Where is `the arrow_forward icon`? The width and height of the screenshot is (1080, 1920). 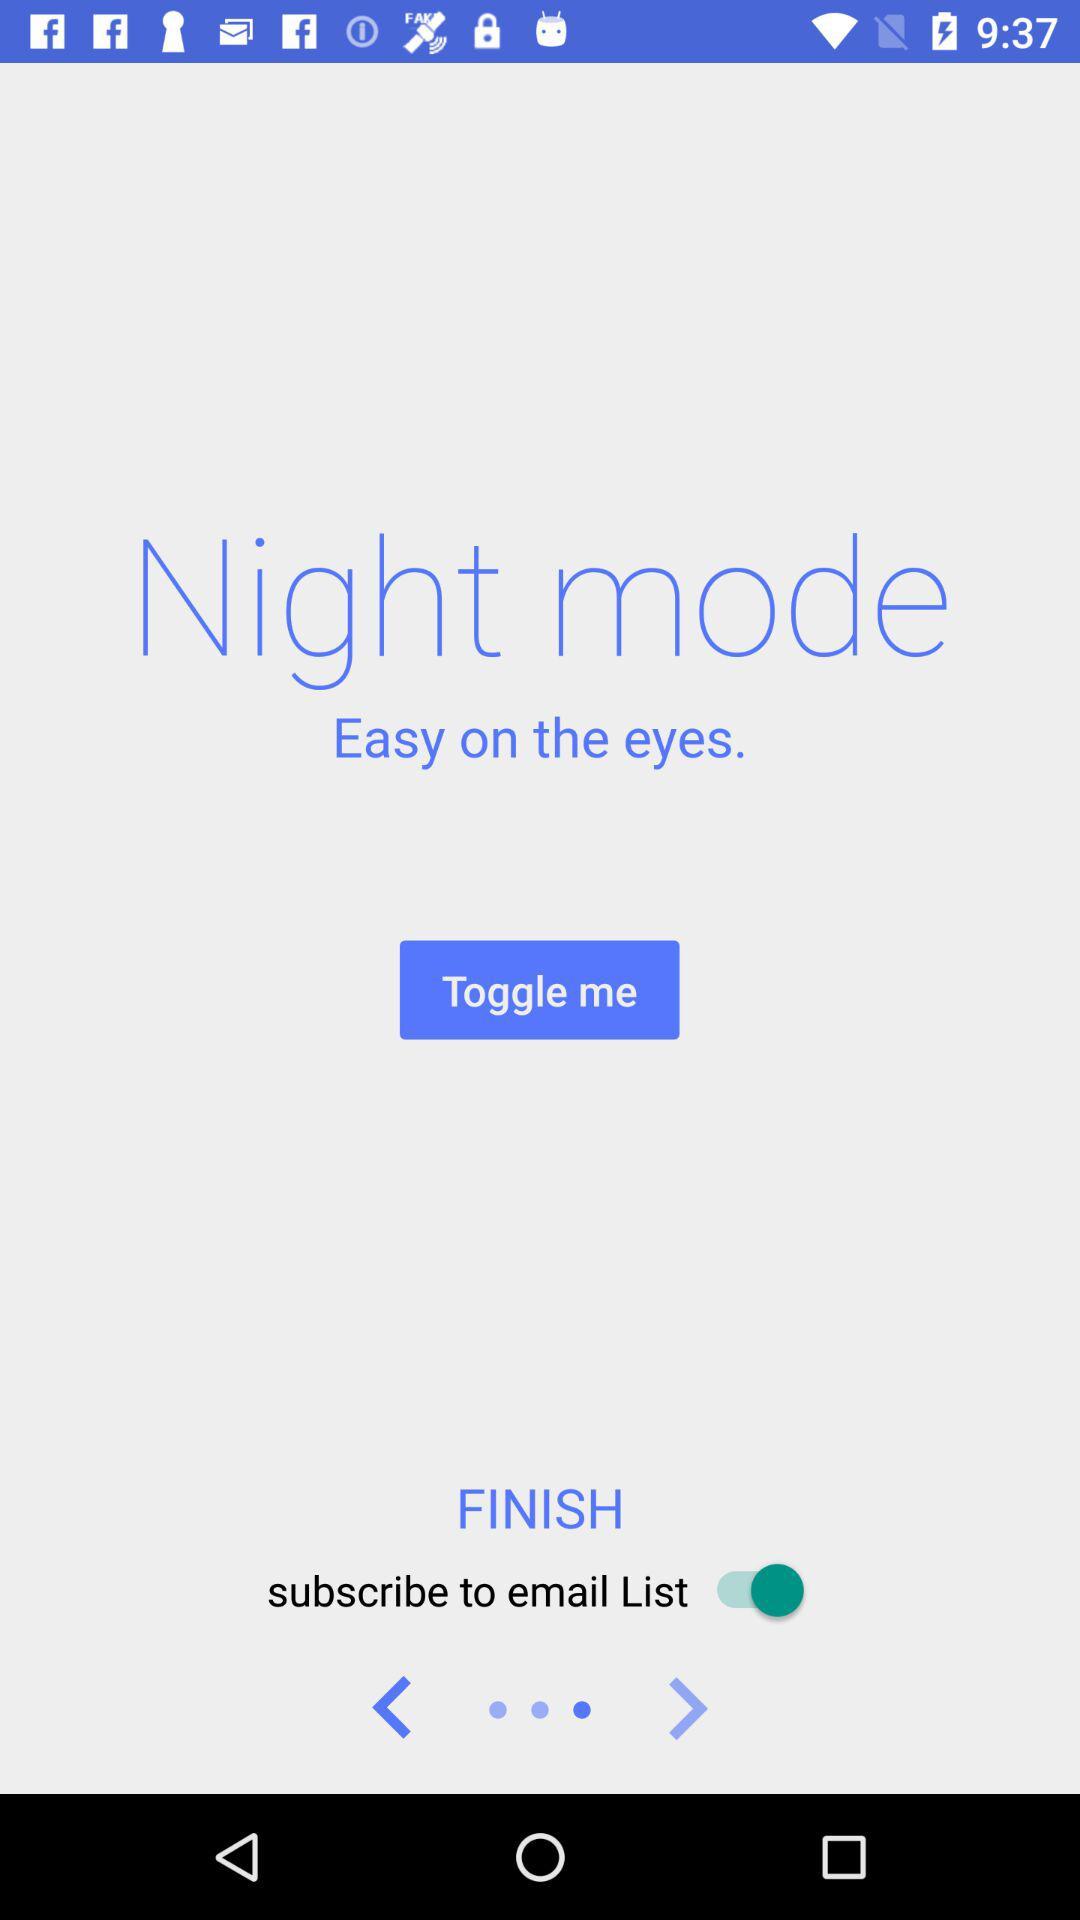 the arrow_forward icon is located at coordinates (685, 1708).